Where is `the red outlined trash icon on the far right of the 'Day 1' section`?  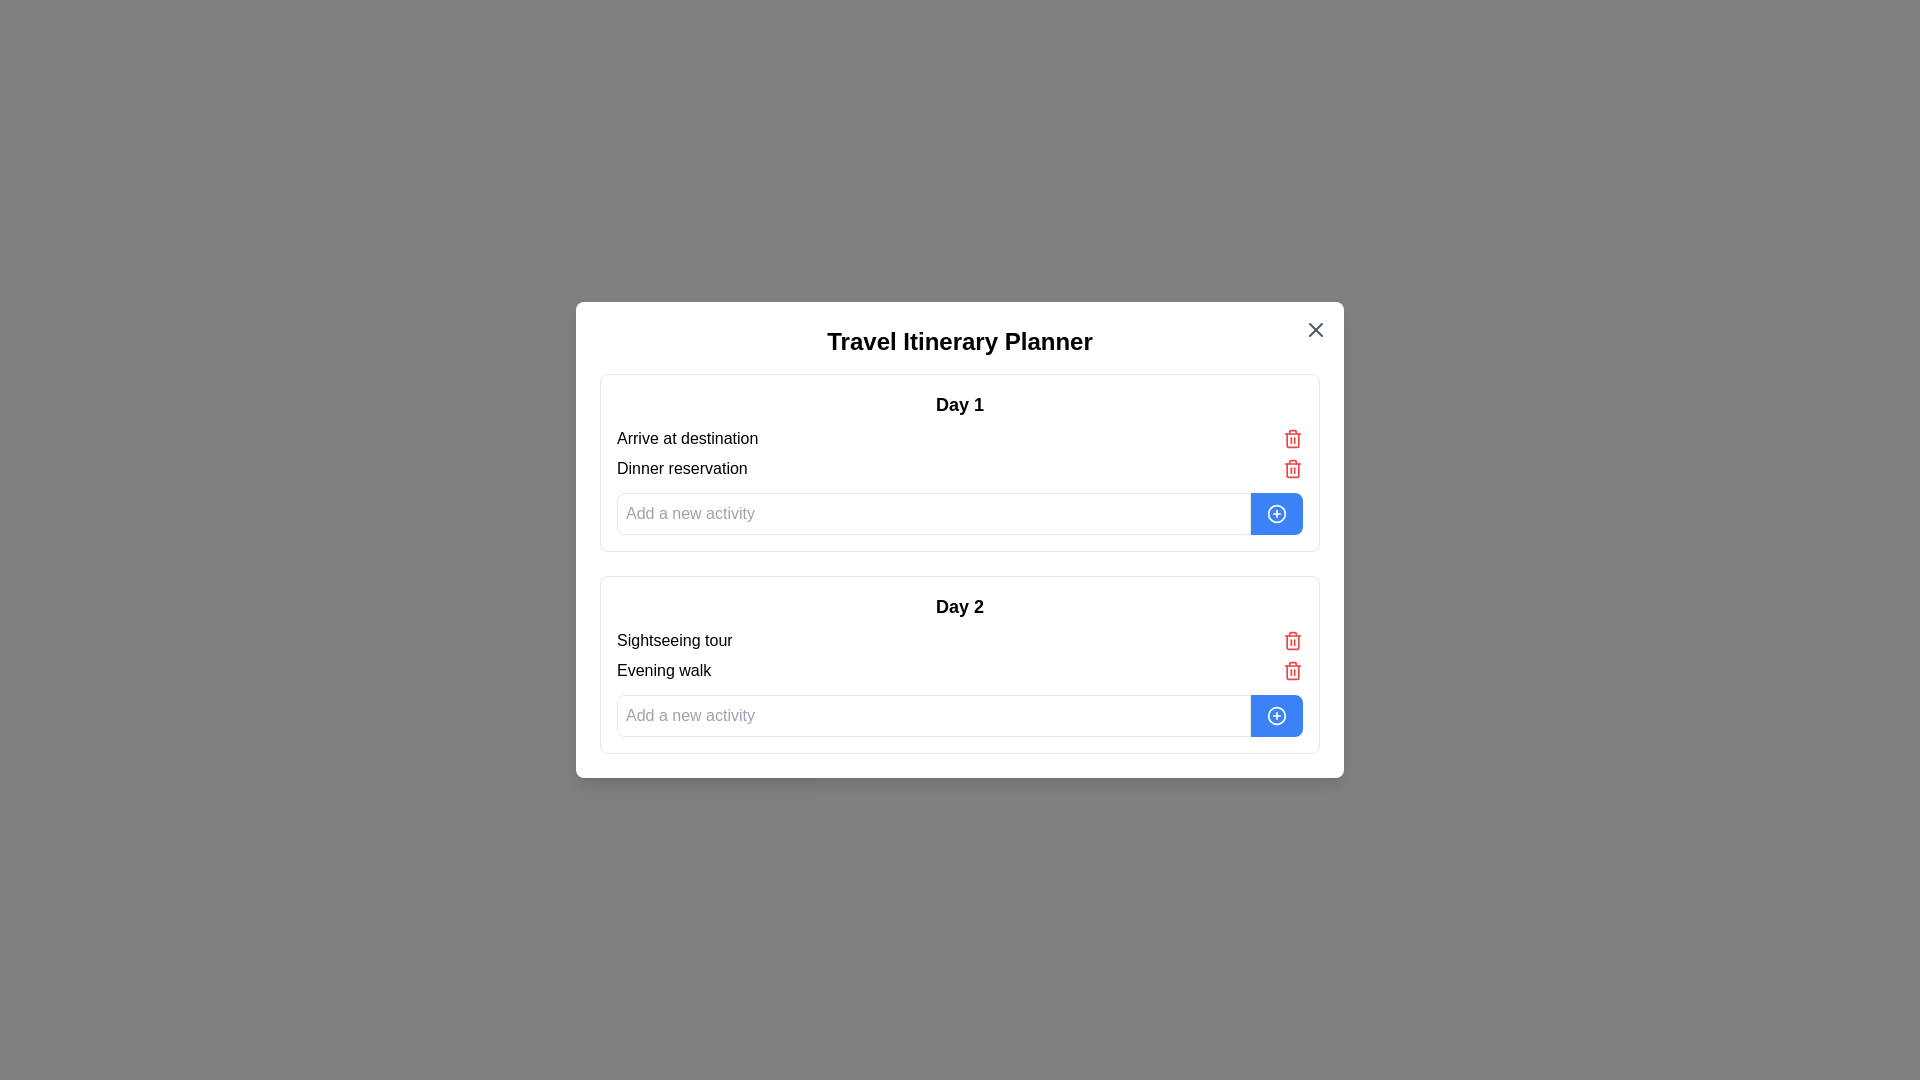
the red outlined trash icon on the far right of the 'Day 1' section is located at coordinates (1292, 641).